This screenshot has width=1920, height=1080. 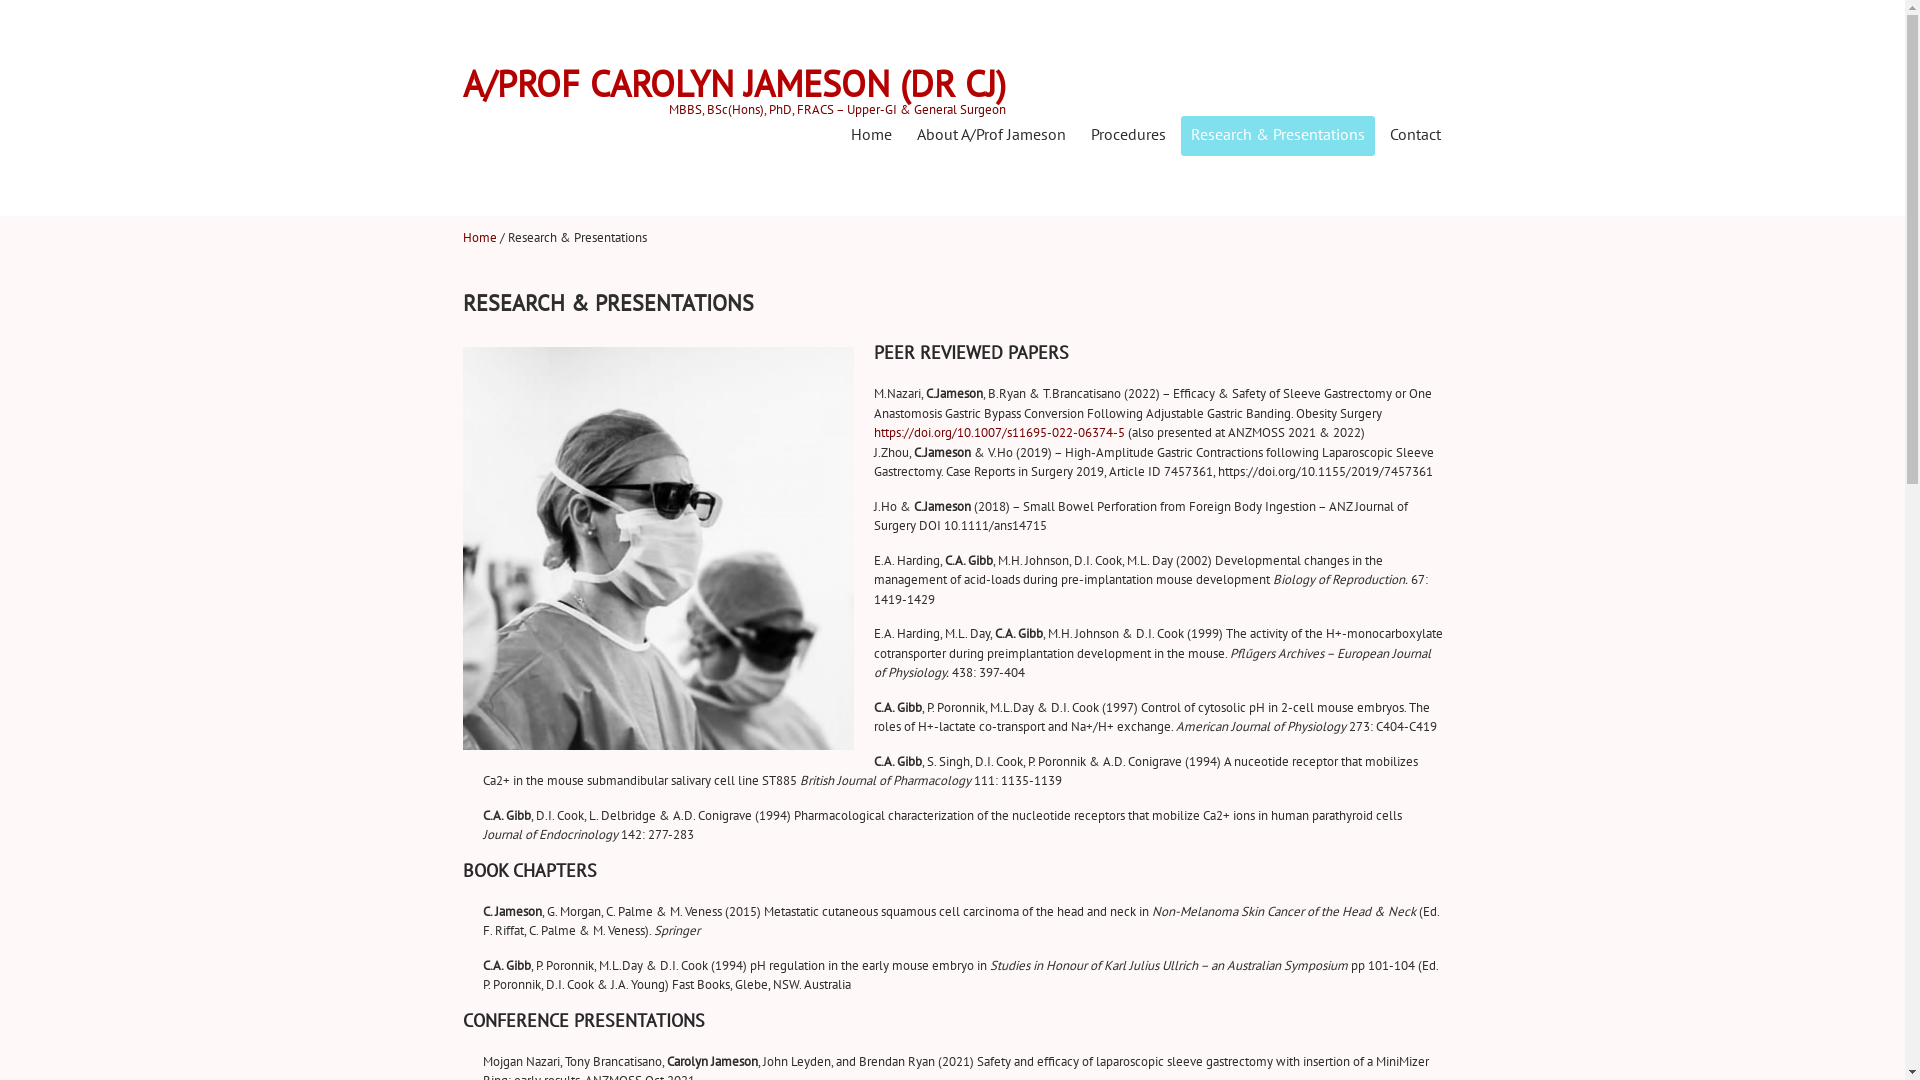 I want to click on 'https://doi.org/10.1007/s11695-022-06374-5', so click(x=999, y=431).